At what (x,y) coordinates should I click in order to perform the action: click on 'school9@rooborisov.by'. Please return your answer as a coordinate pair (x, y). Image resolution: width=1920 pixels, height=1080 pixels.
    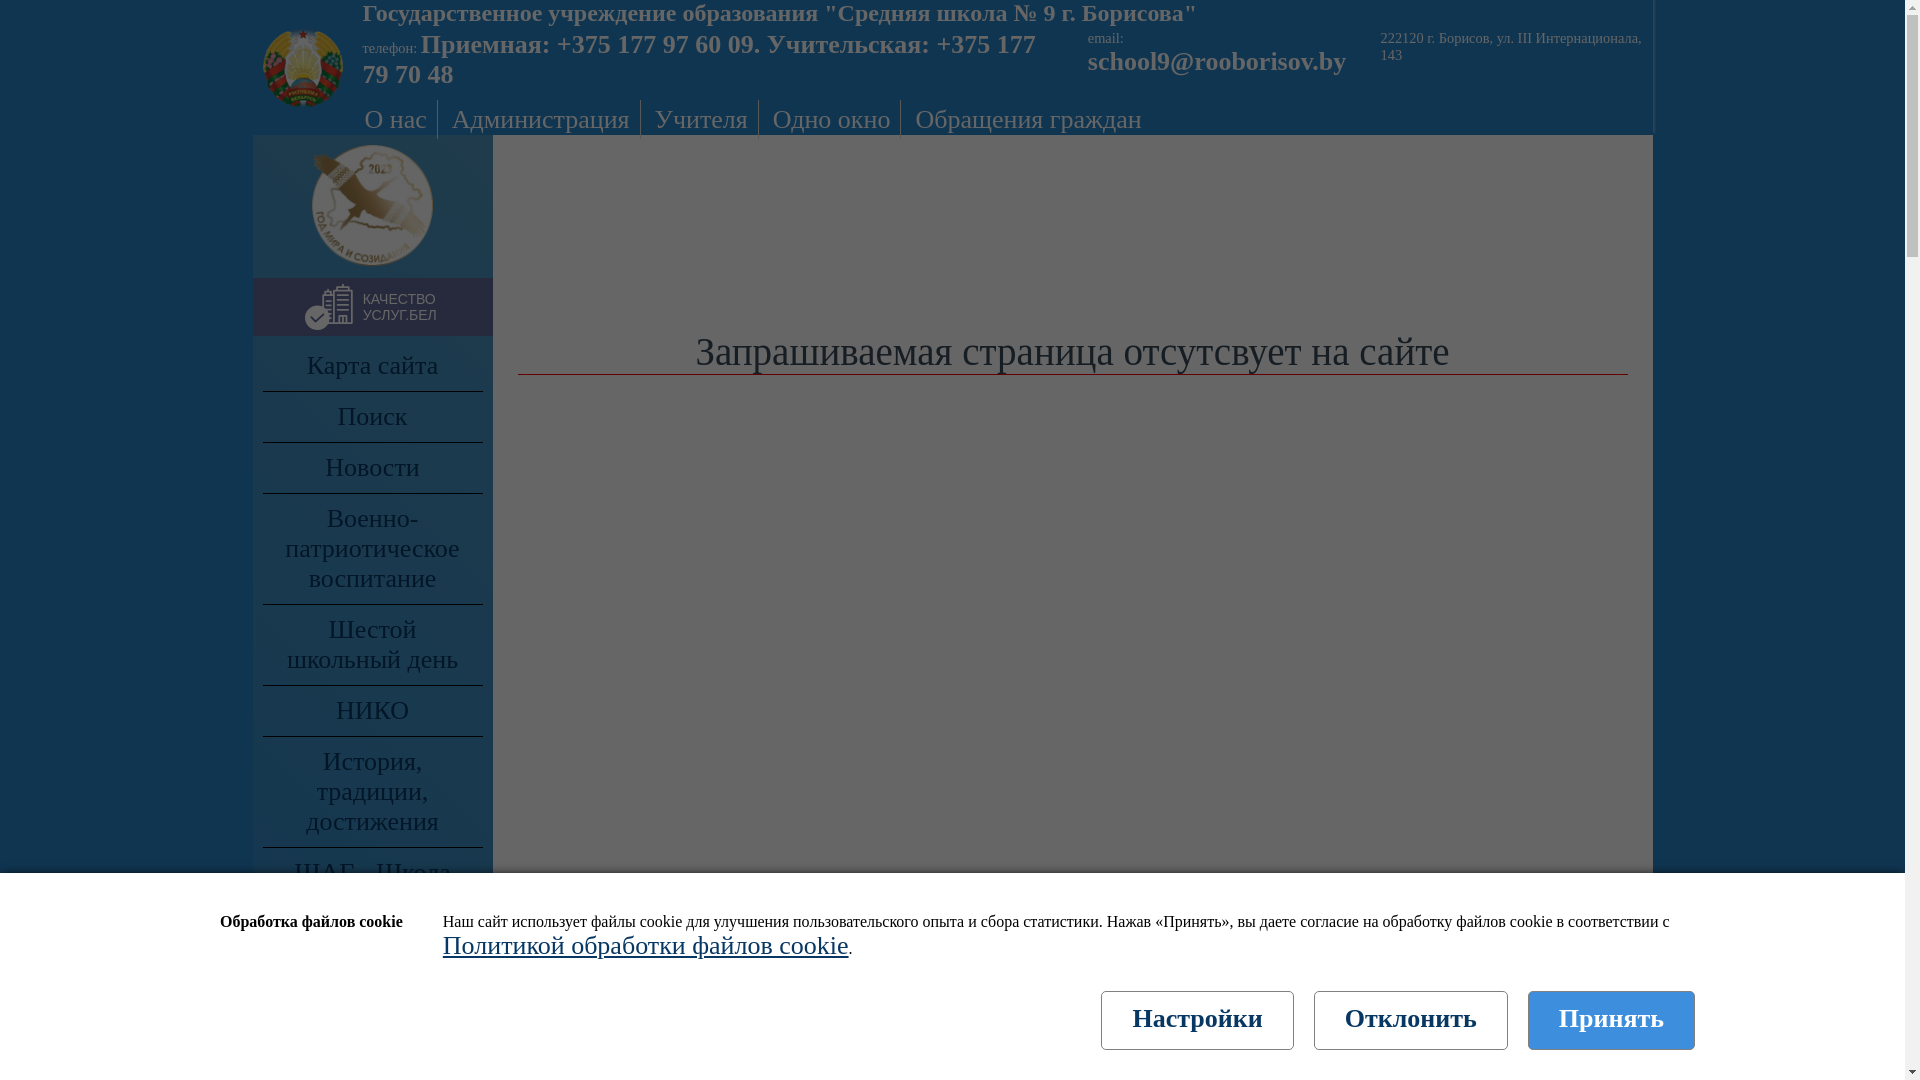
    Looking at the image, I should click on (1216, 60).